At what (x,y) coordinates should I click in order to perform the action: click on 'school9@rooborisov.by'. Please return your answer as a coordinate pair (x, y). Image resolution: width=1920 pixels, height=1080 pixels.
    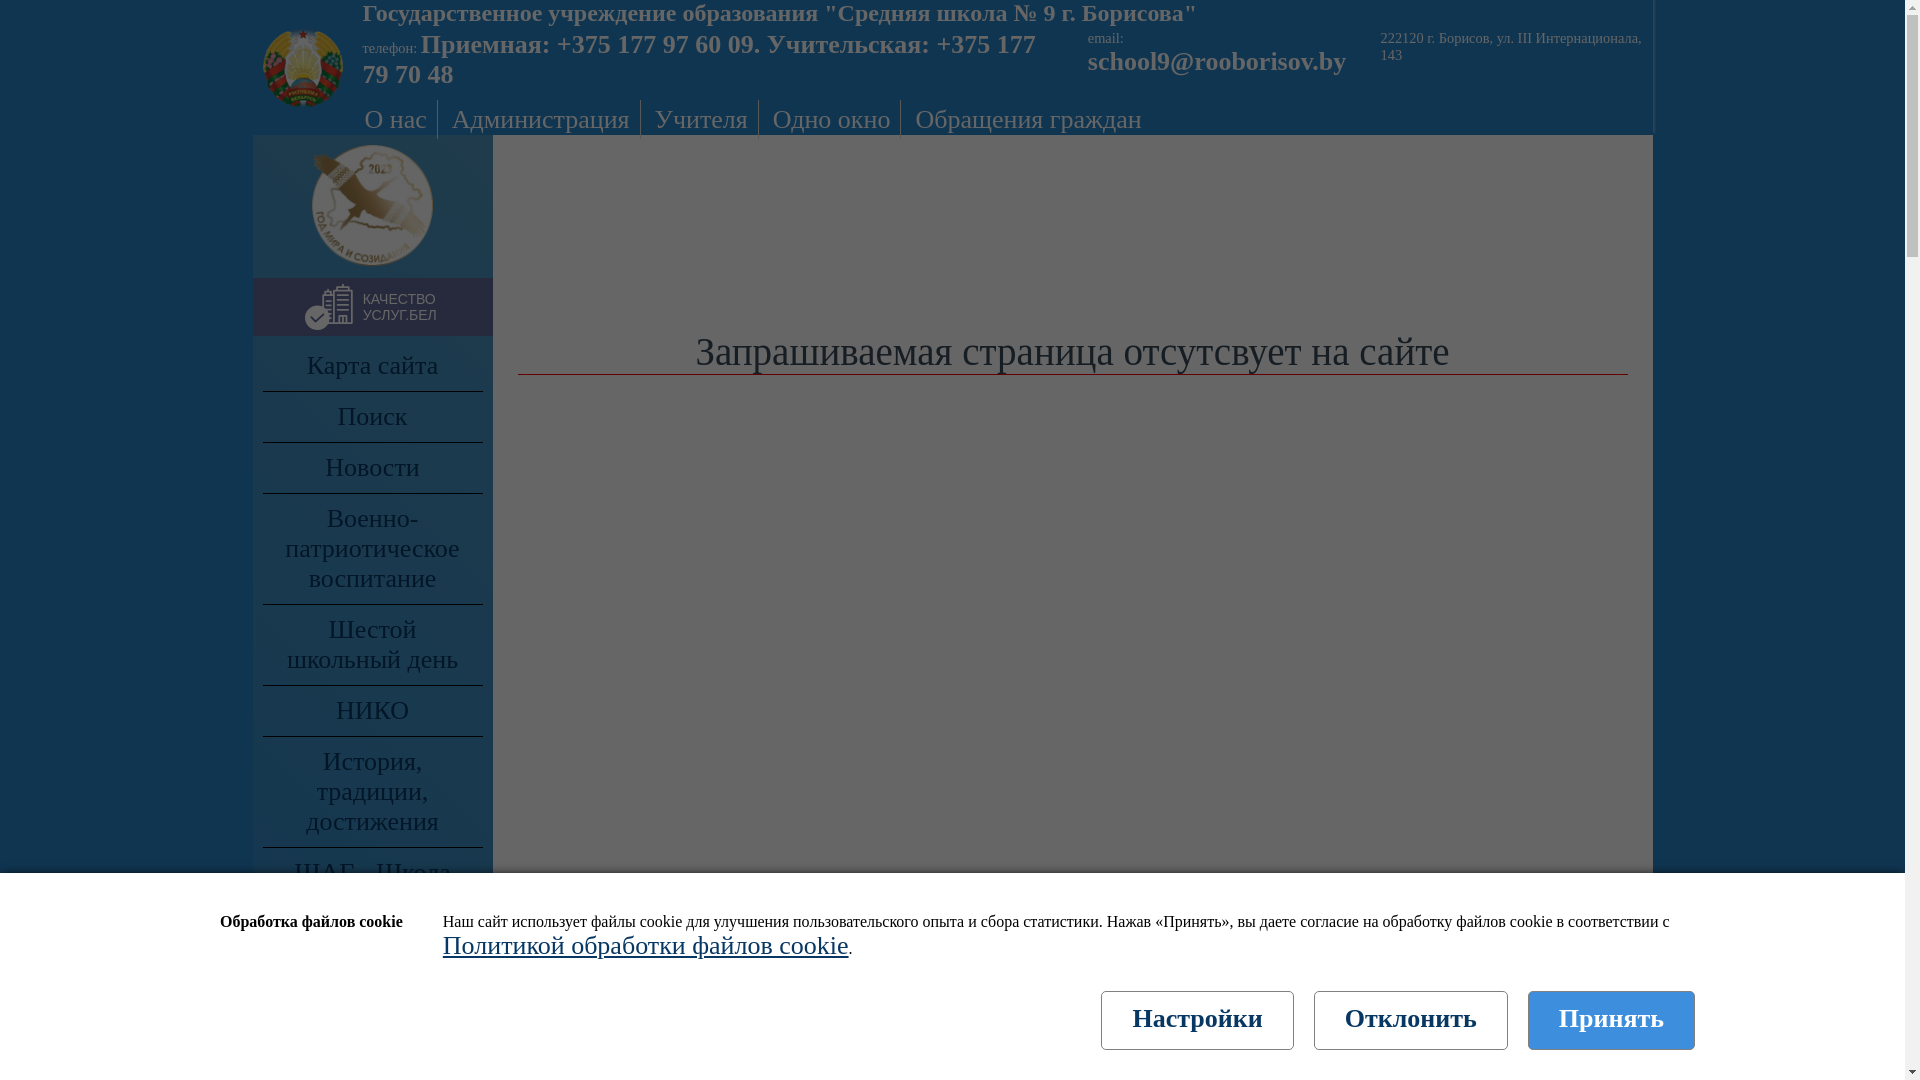
    Looking at the image, I should click on (1216, 60).